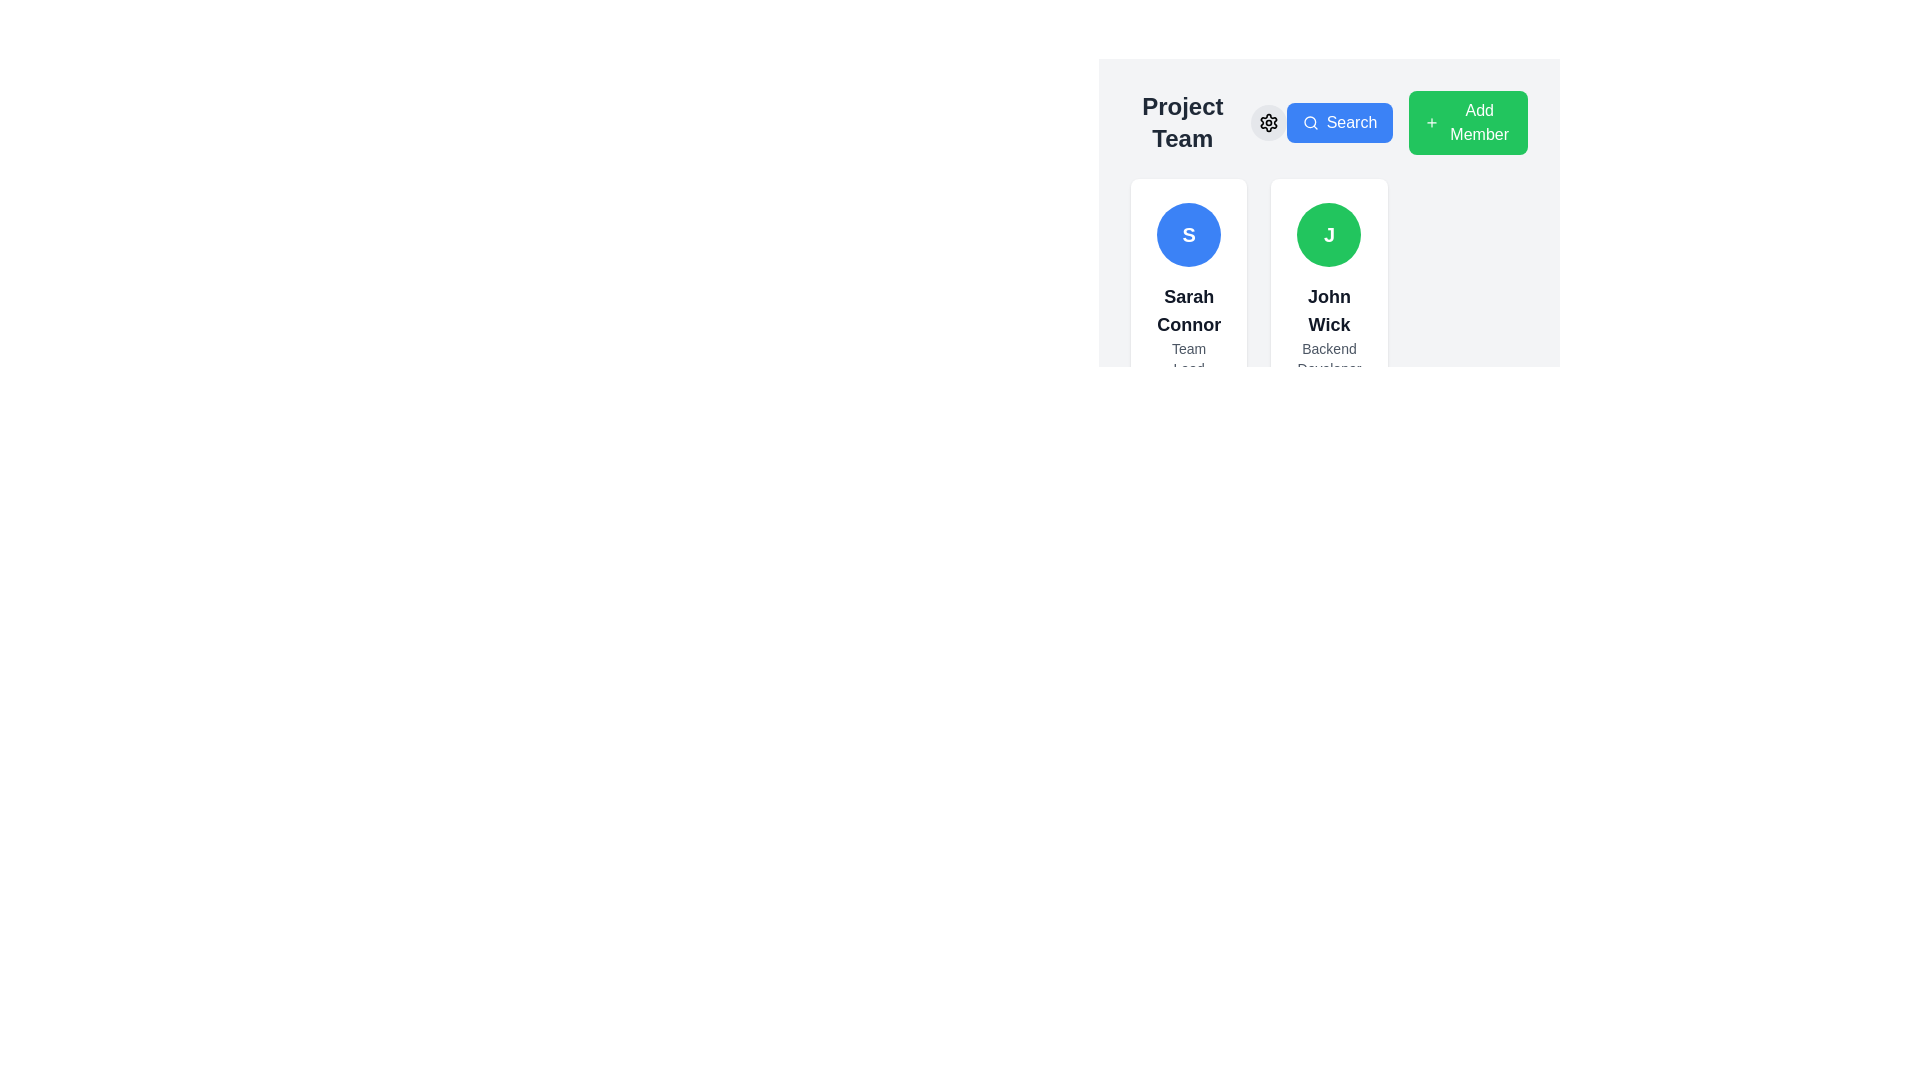 The height and width of the screenshot is (1080, 1920). Describe the element at coordinates (1406, 123) in the screenshot. I see `the green 'Add Member' button, which is styled with rounded corners and a white '+' icon, located to the right of the blue 'Search' button under the 'Project Team' header` at that location.